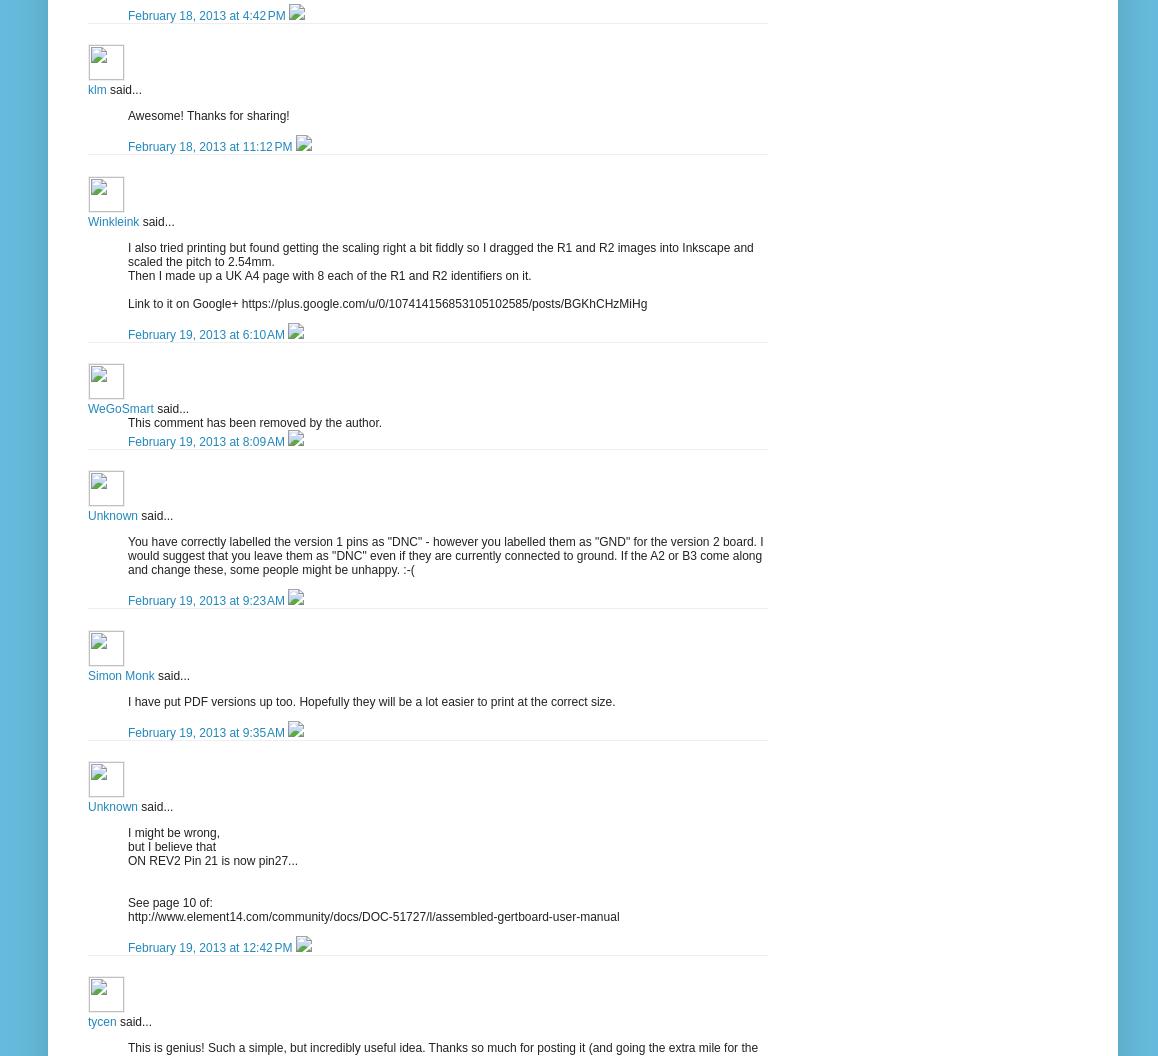 This screenshot has height=1056, width=1158. Describe the element at coordinates (126, 555) in the screenshot. I see `'You have correctly labelled the version 1 pins as "DNC" - however you labelled them as "GND" for the version 2 board.  I would suggest that you leave them as "DNC" even if they are currently connected to ground.  If the A2 or B3 come along and change these, some people might be unhappy. :-('` at that location.